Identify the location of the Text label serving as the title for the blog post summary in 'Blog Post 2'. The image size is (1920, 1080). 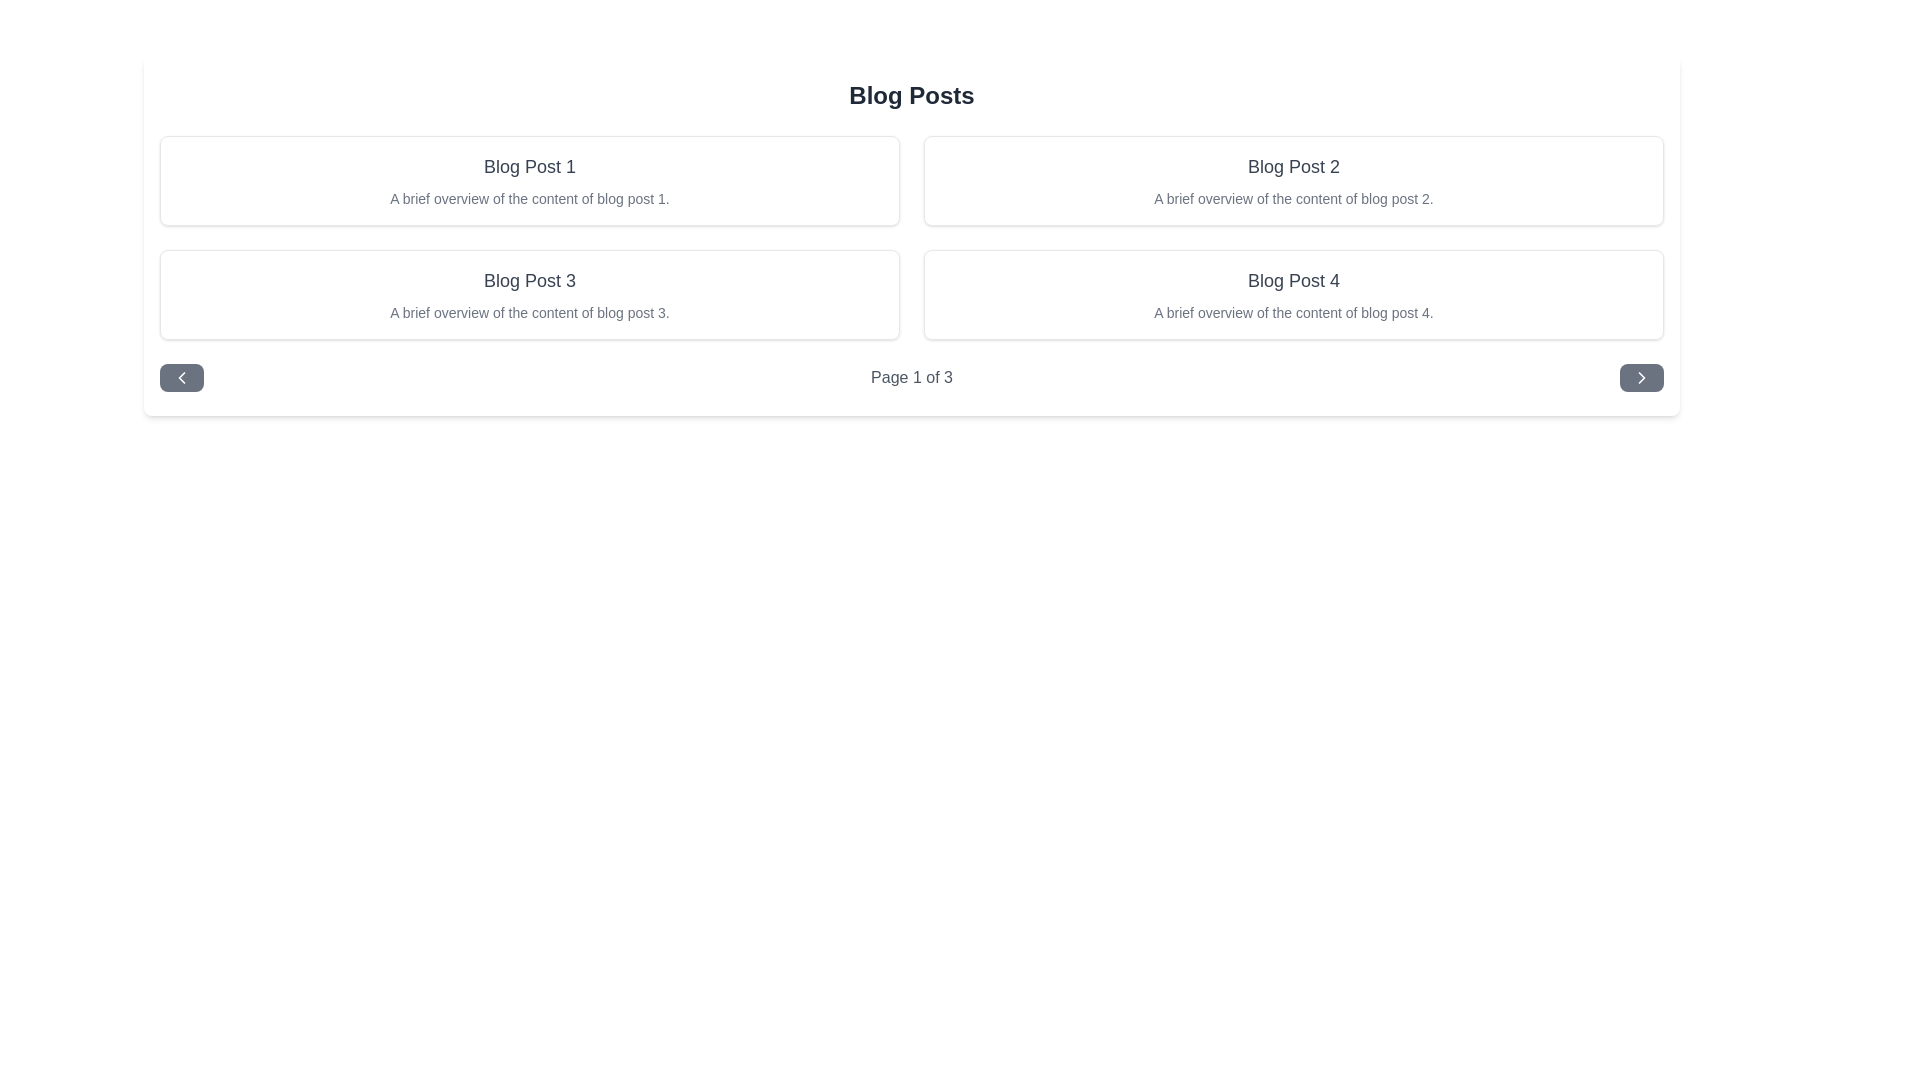
(1294, 165).